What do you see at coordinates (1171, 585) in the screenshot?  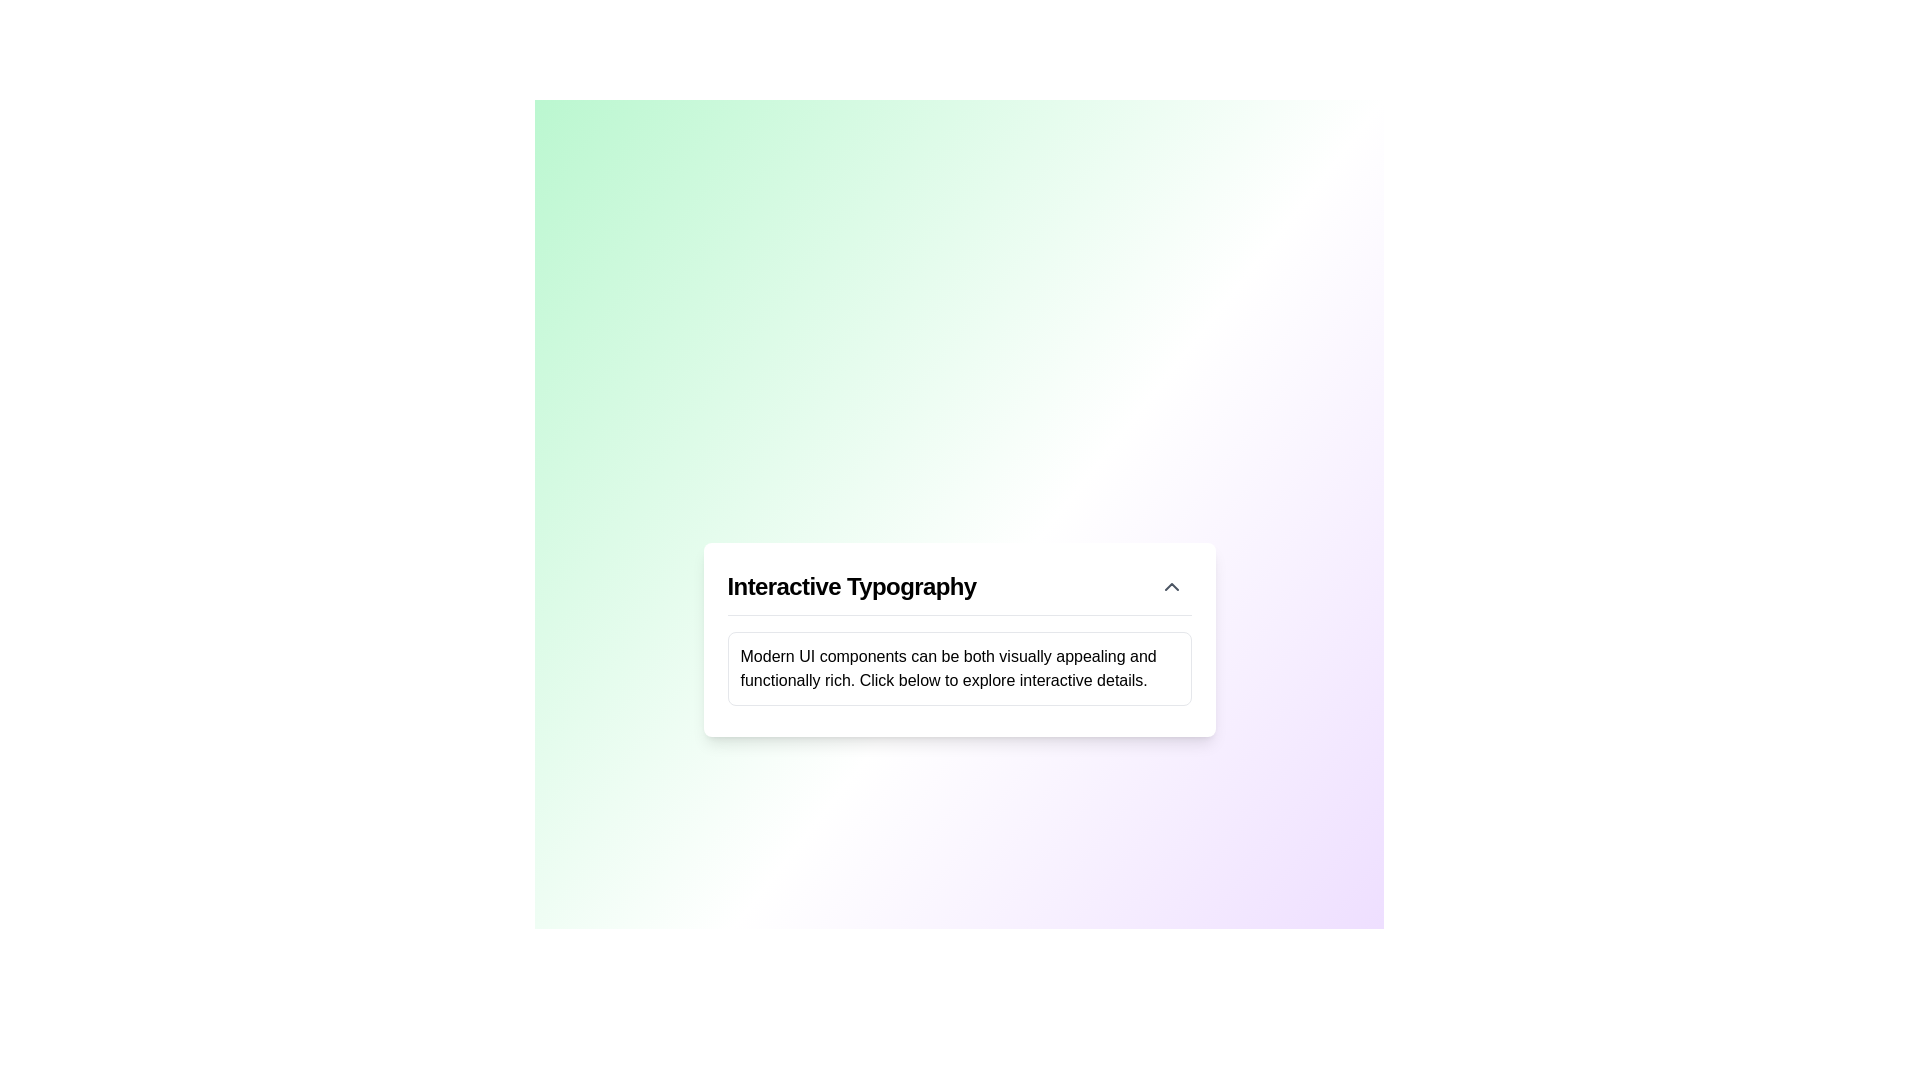 I see `the Chevron Icon located in the top-right corner of the card component` at bounding box center [1171, 585].